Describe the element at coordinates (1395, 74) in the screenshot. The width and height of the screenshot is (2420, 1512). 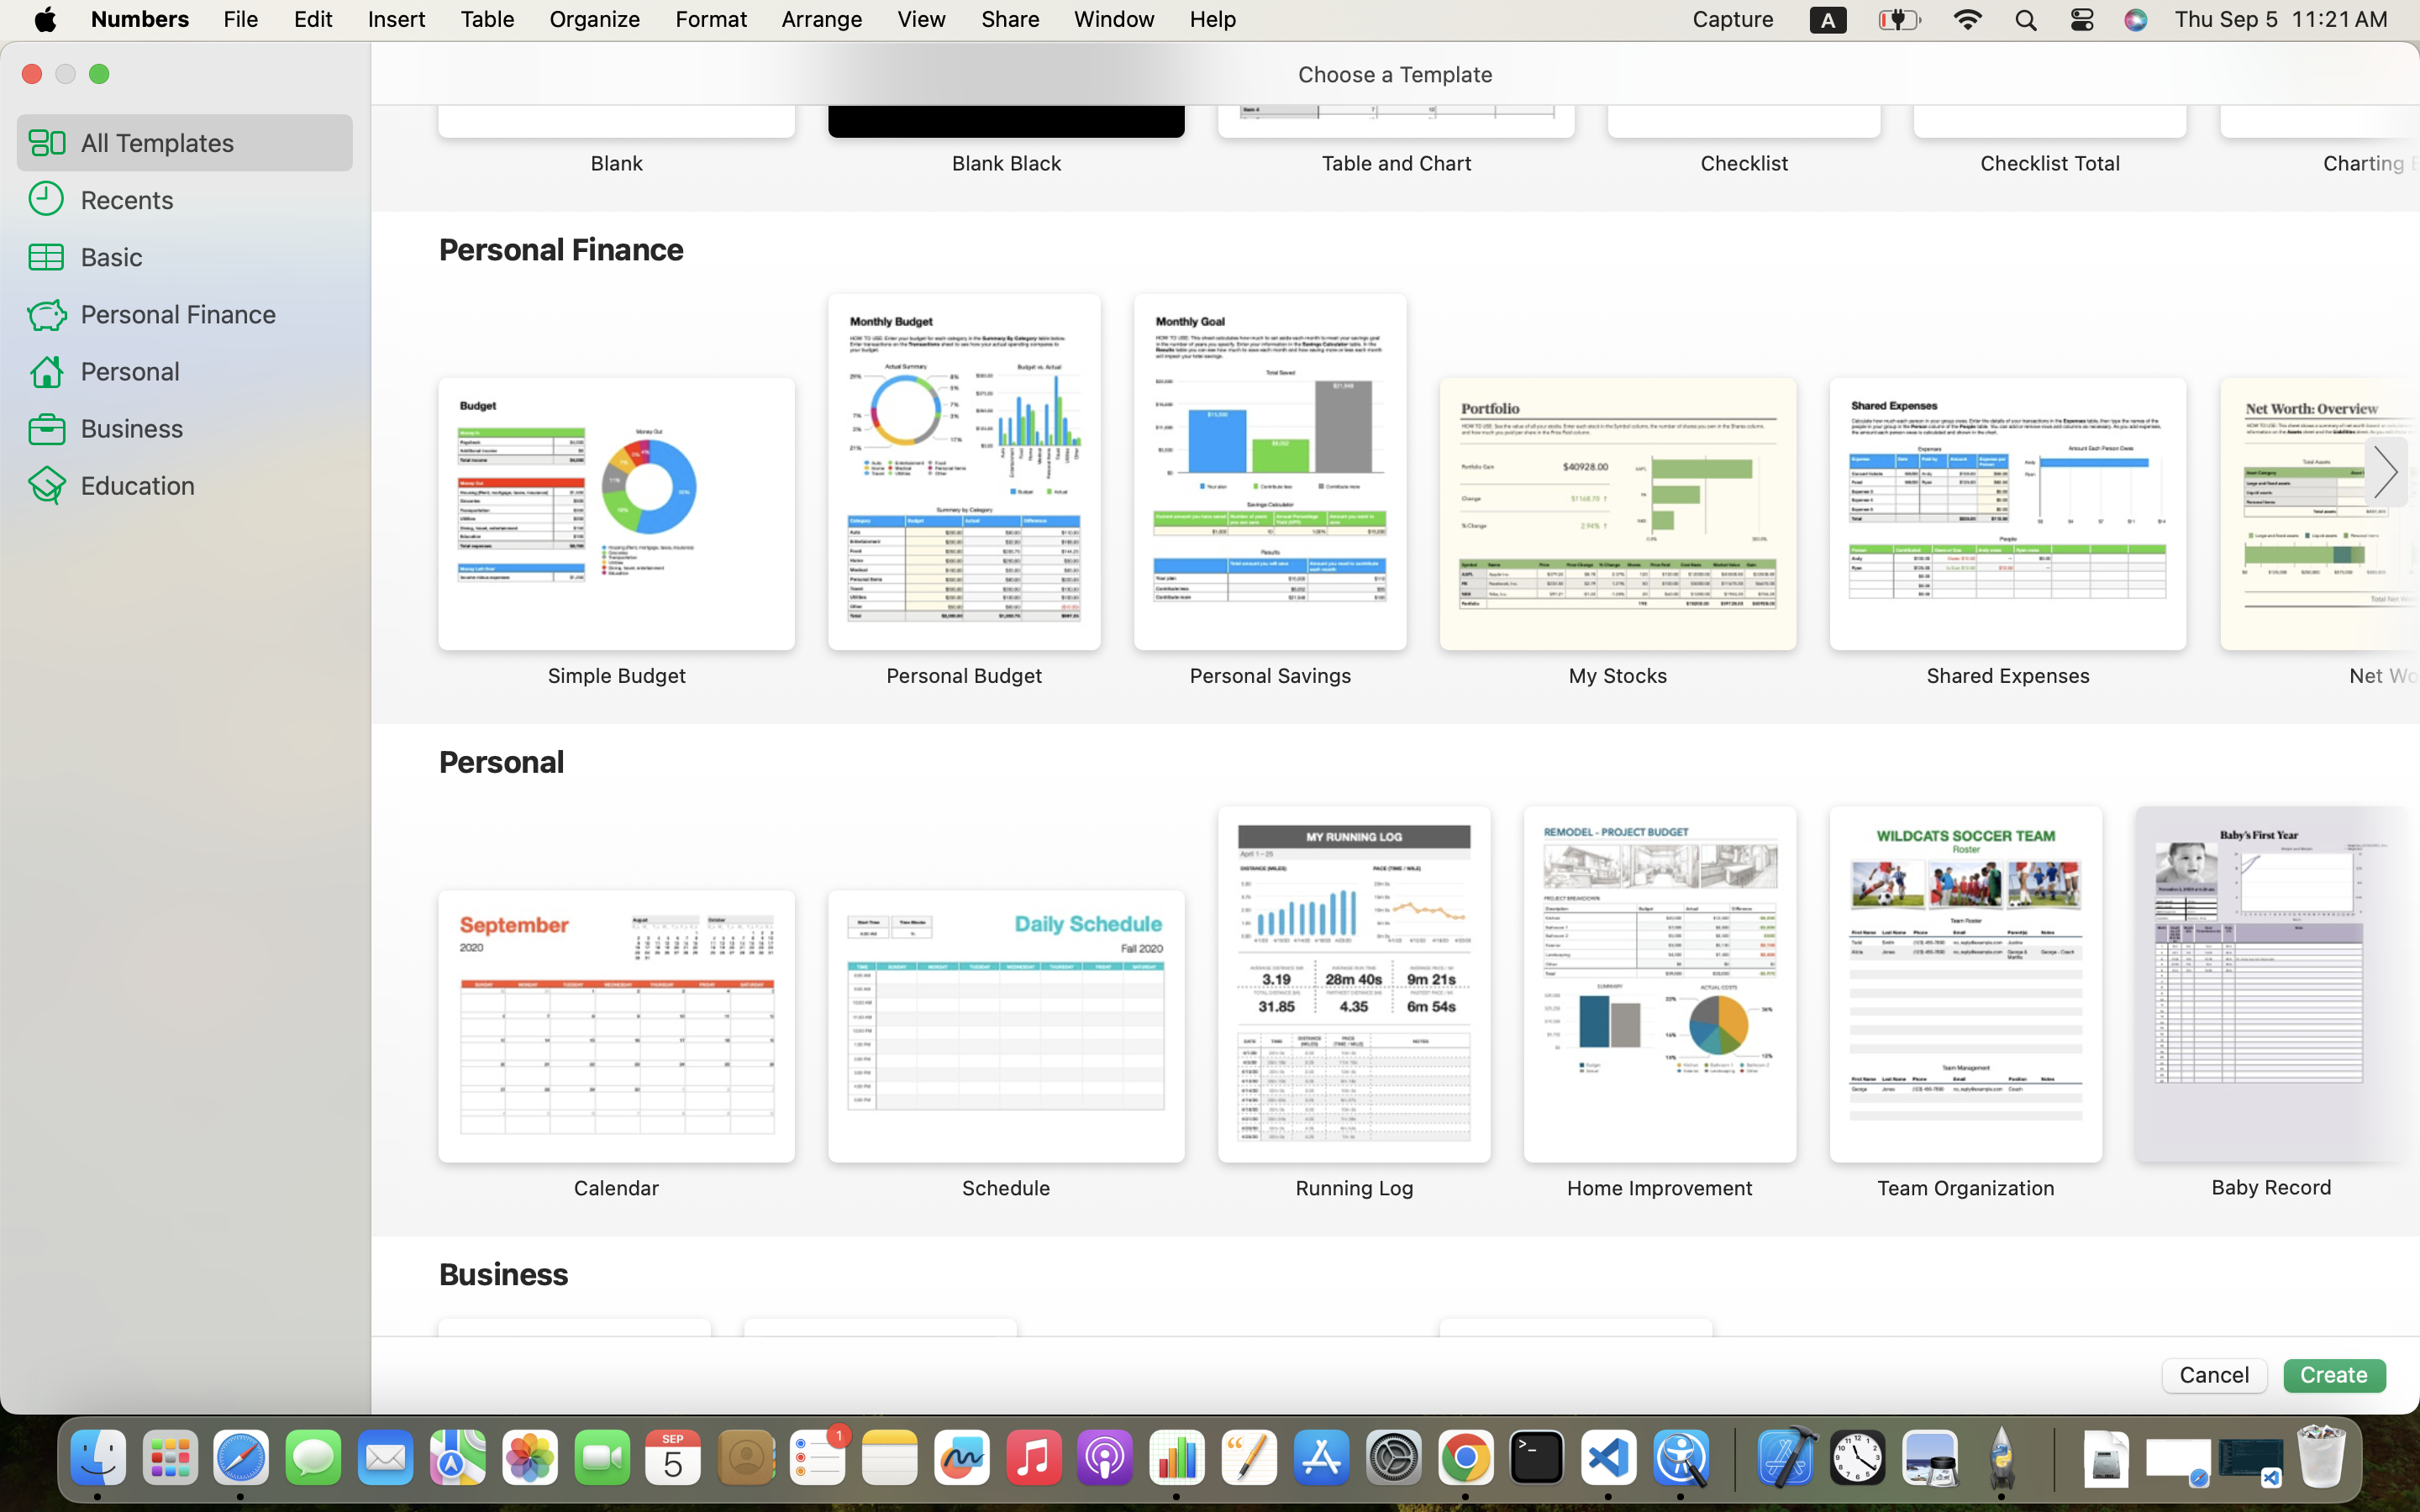
I see `'Choose a Template'` at that location.